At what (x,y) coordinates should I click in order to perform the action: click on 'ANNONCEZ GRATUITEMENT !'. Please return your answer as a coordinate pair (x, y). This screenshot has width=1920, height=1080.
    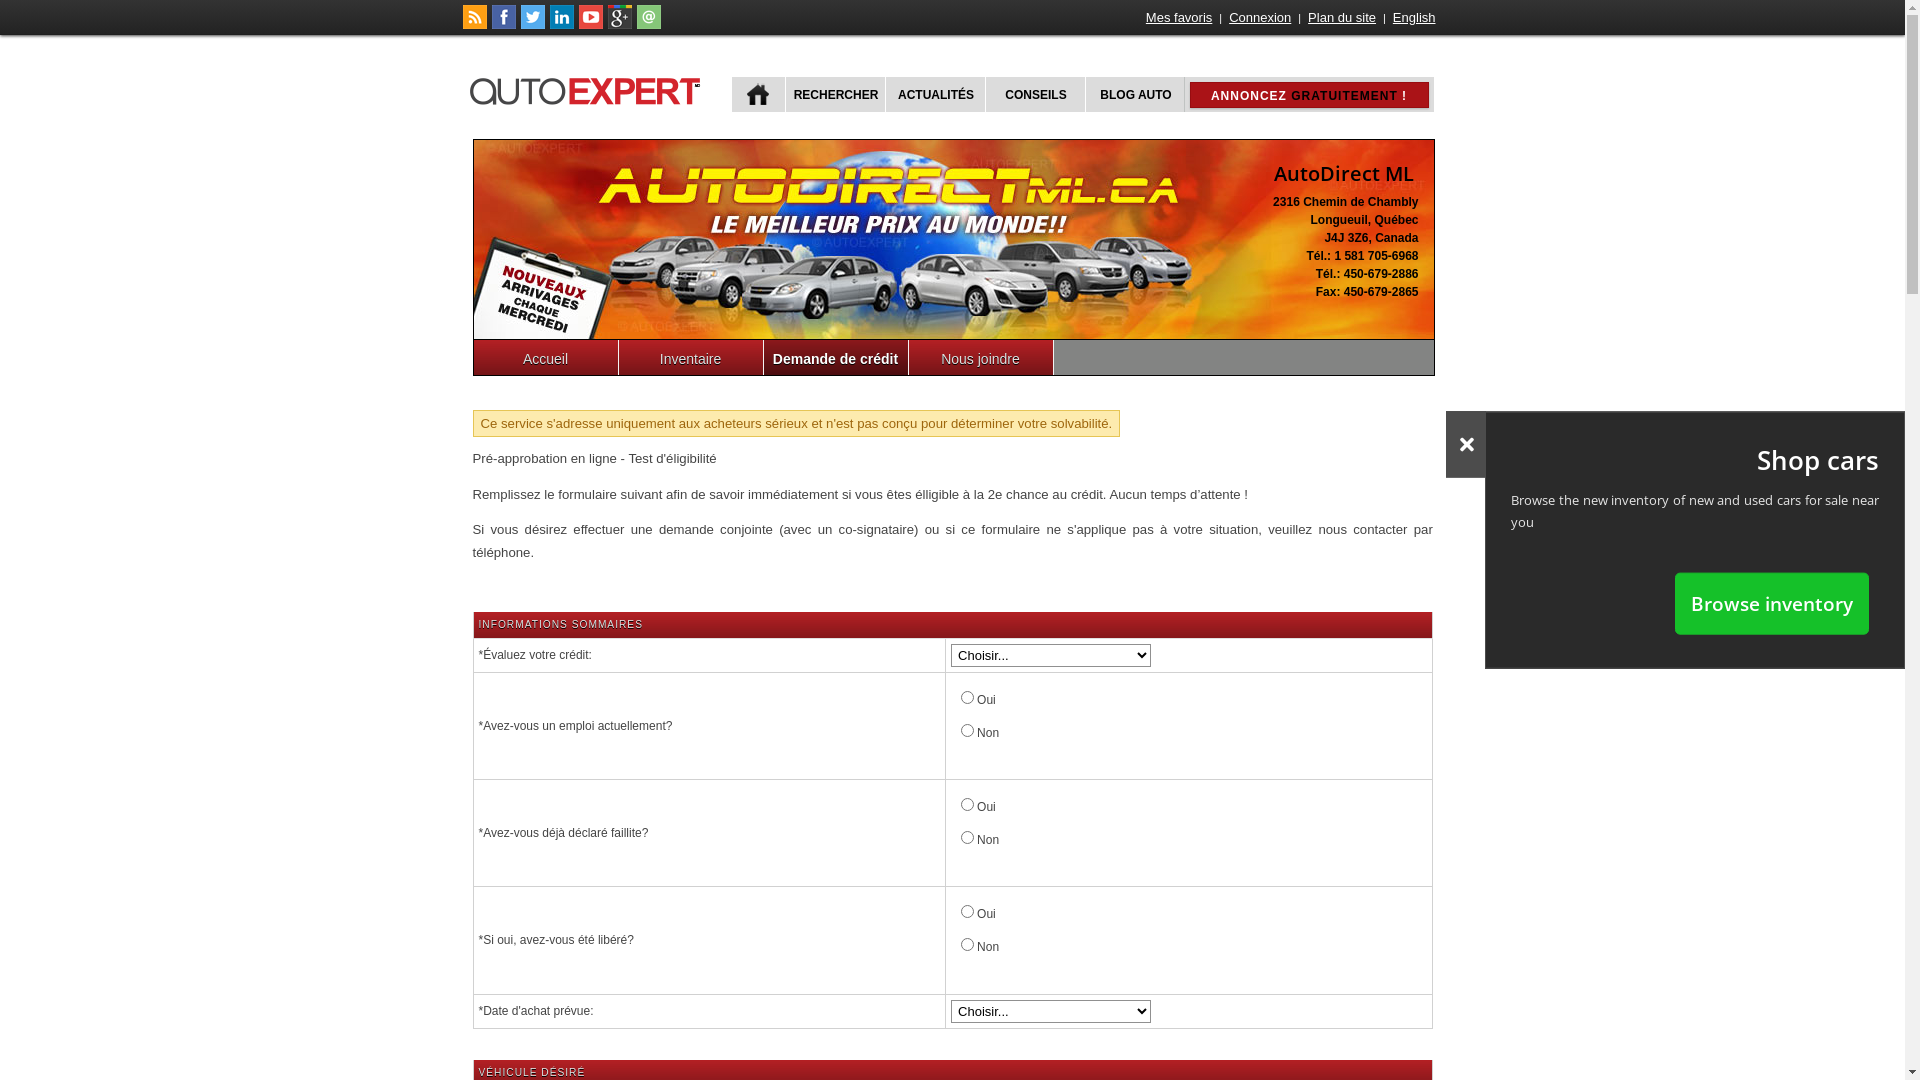
    Looking at the image, I should click on (1309, 95).